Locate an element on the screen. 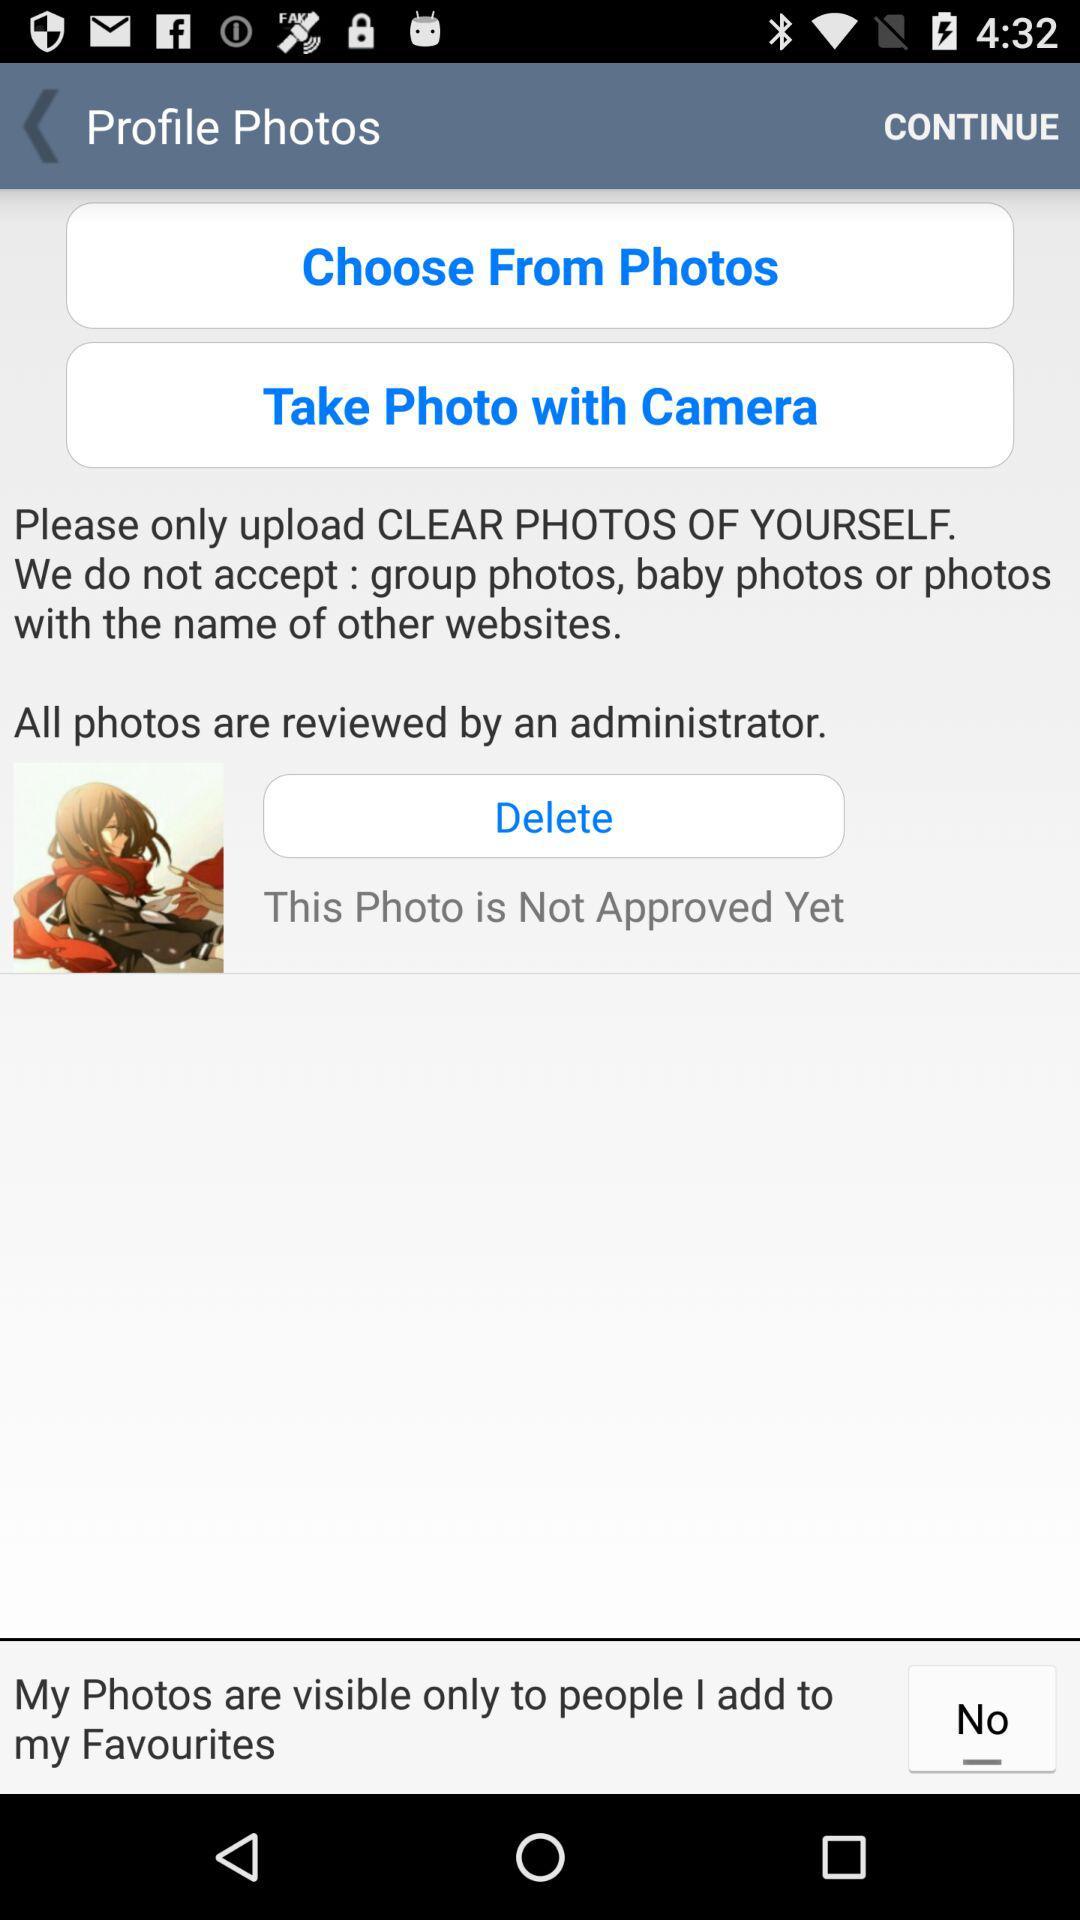  the no icon is located at coordinates (981, 1716).